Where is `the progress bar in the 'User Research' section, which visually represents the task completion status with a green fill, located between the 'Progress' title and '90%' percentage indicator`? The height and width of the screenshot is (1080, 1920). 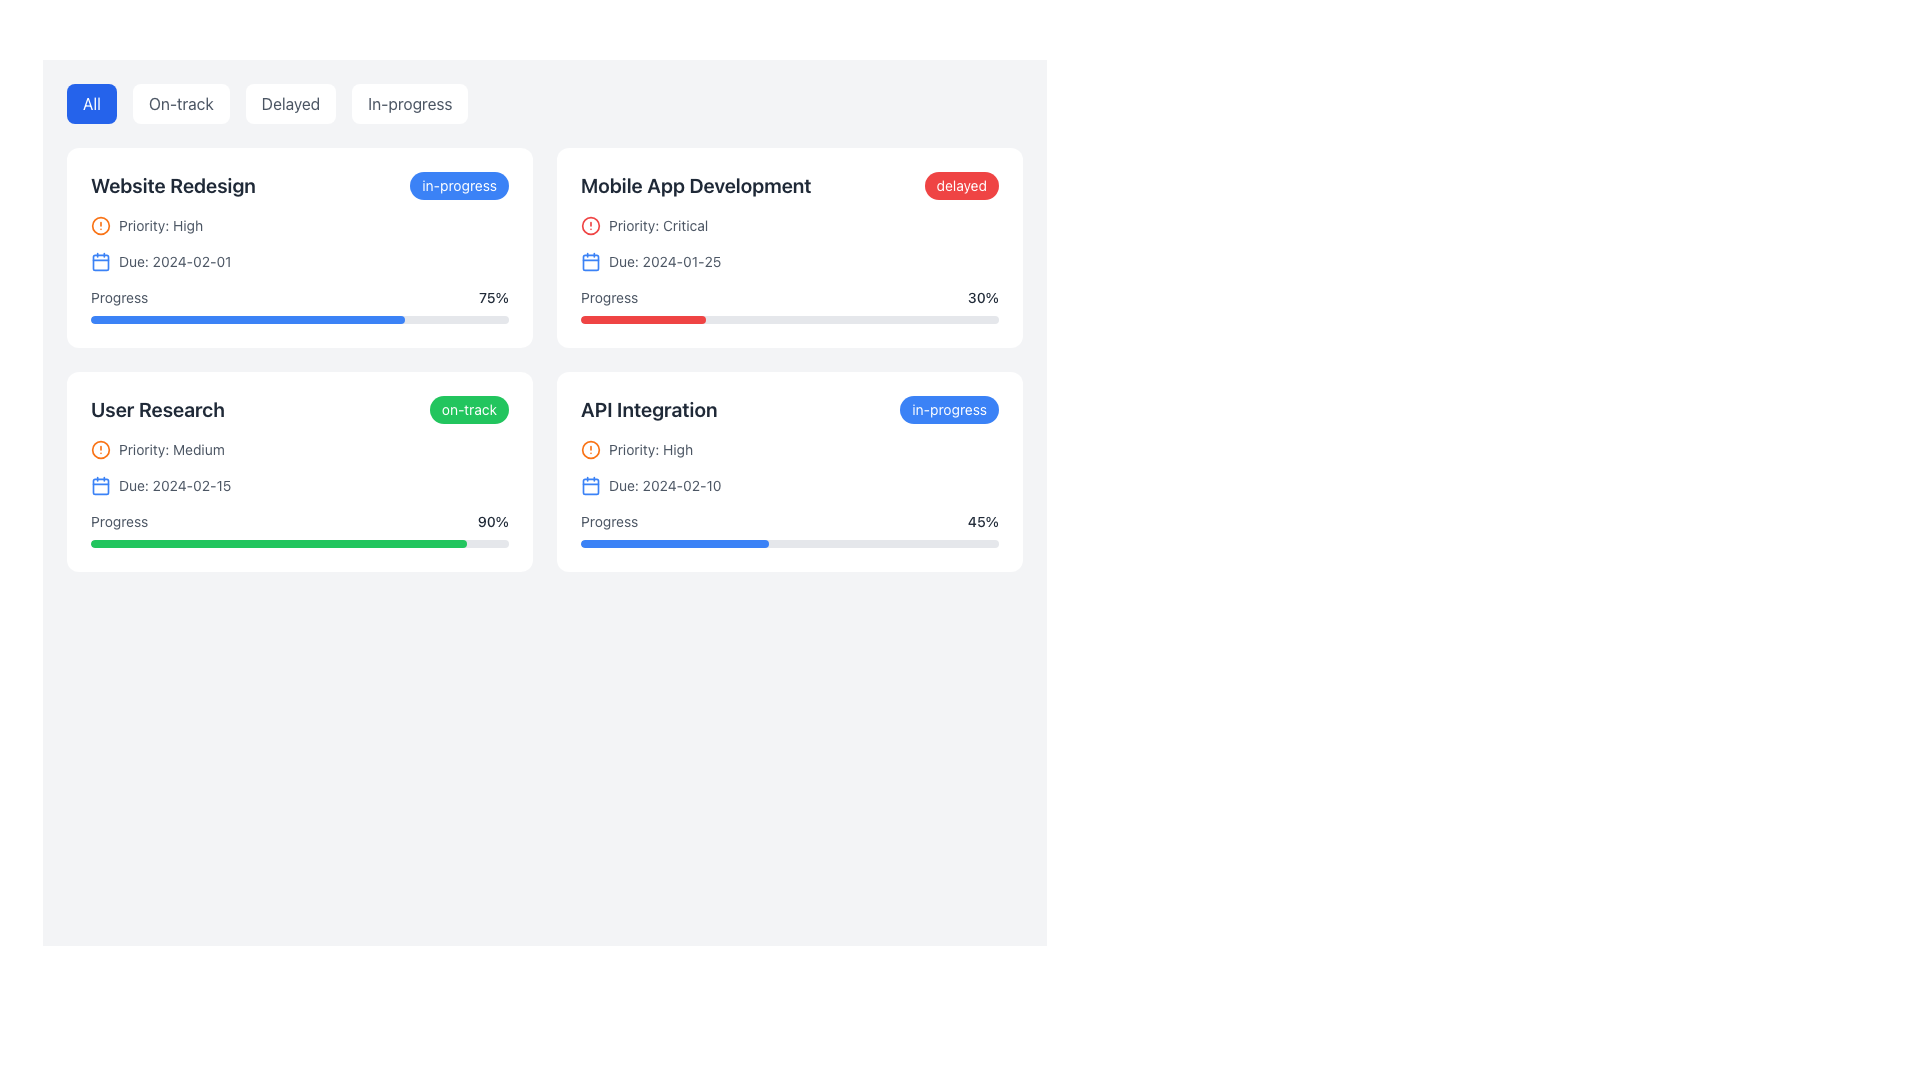
the progress bar in the 'User Research' section, which visually represents the task completion status with a green fill, located between the 'Progress' title and '90%' percentage indicator is located at coordinates (298, 543).